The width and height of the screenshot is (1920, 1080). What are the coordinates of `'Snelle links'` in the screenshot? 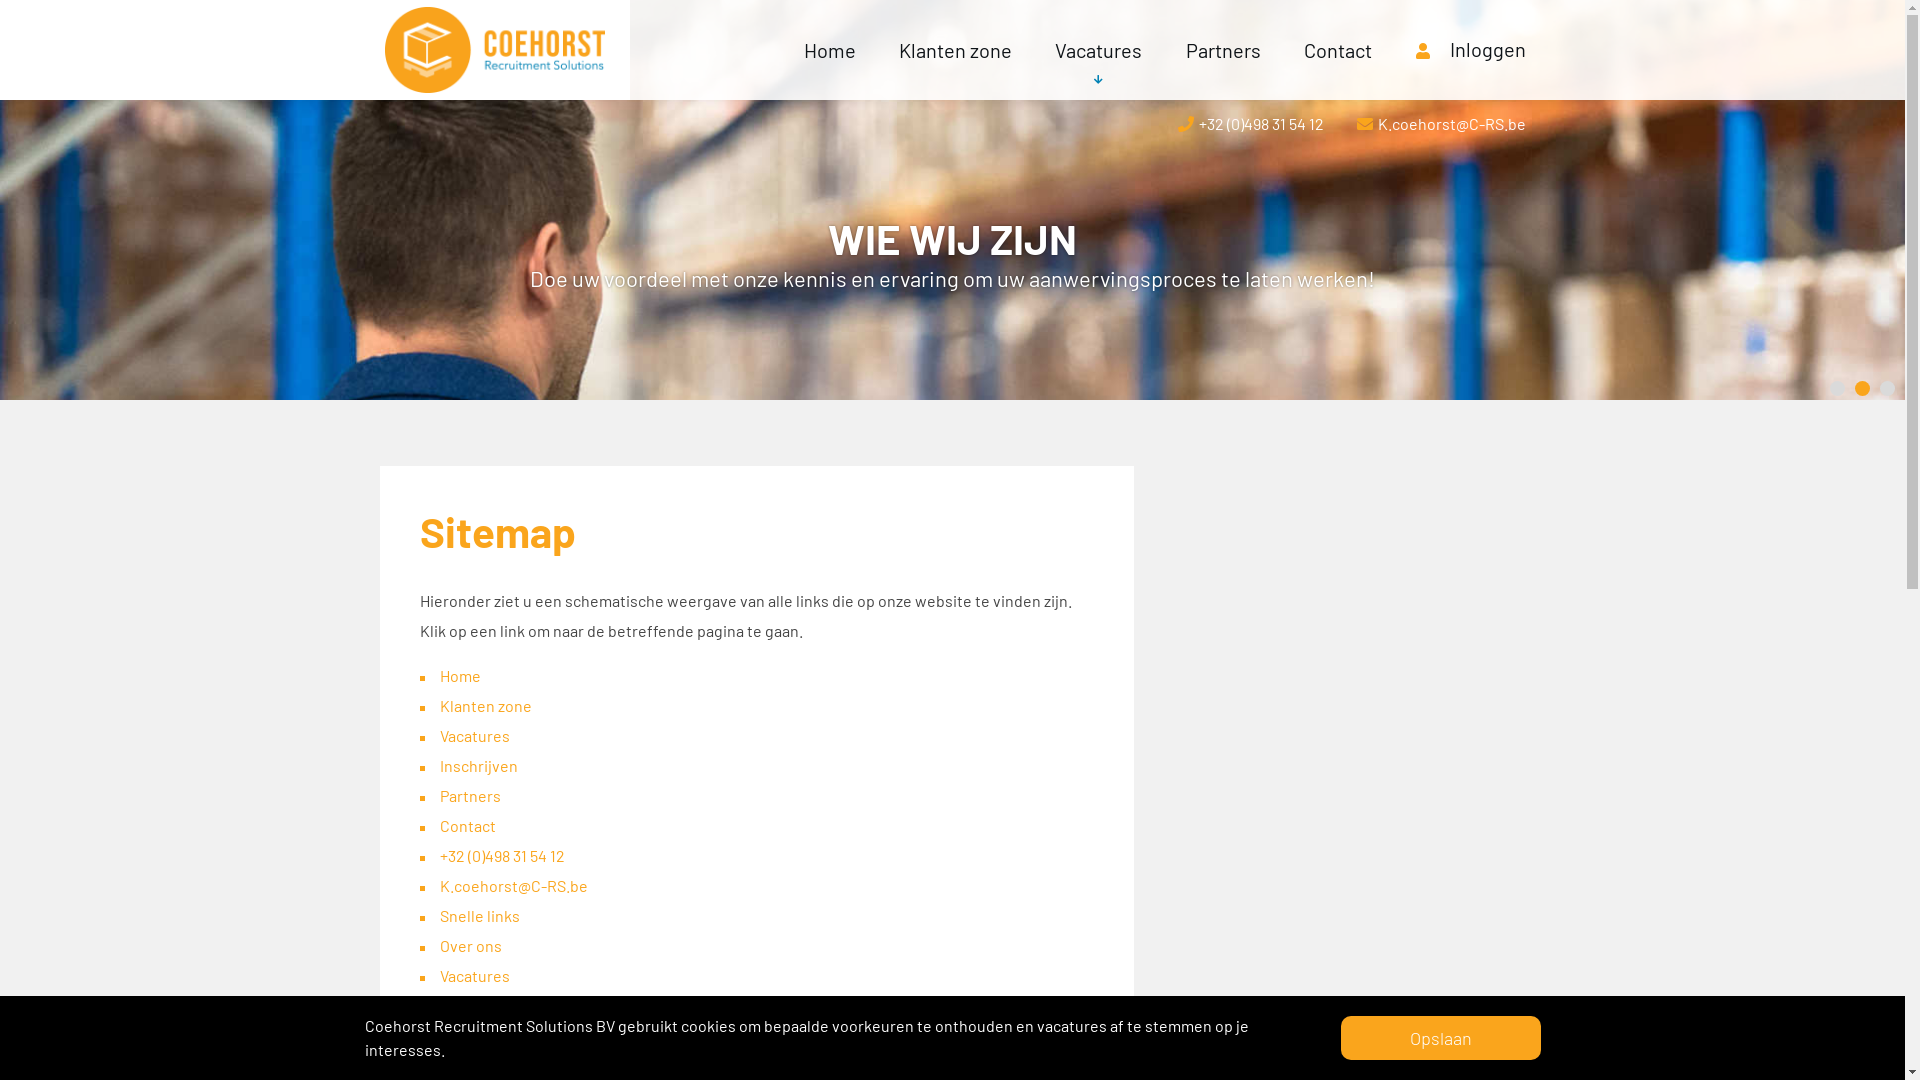 It's located at (439, 915).